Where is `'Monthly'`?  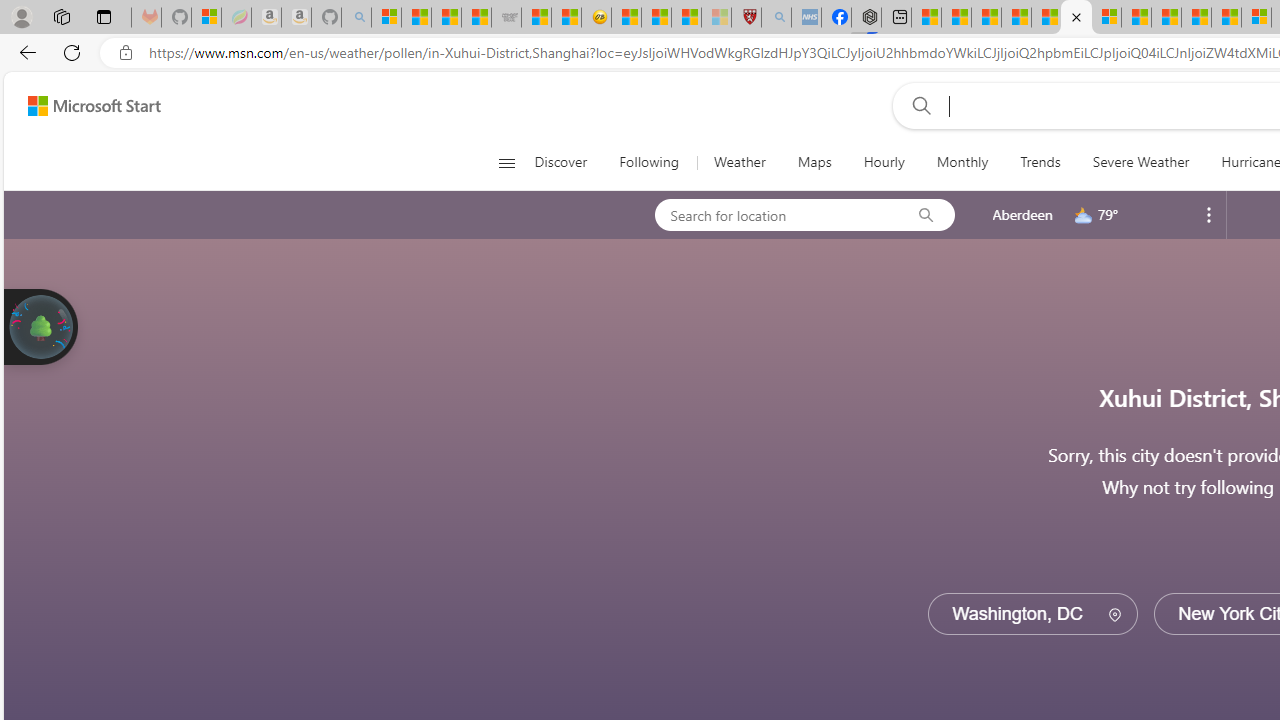 'Monthly' is located at coordinates (962, 162).